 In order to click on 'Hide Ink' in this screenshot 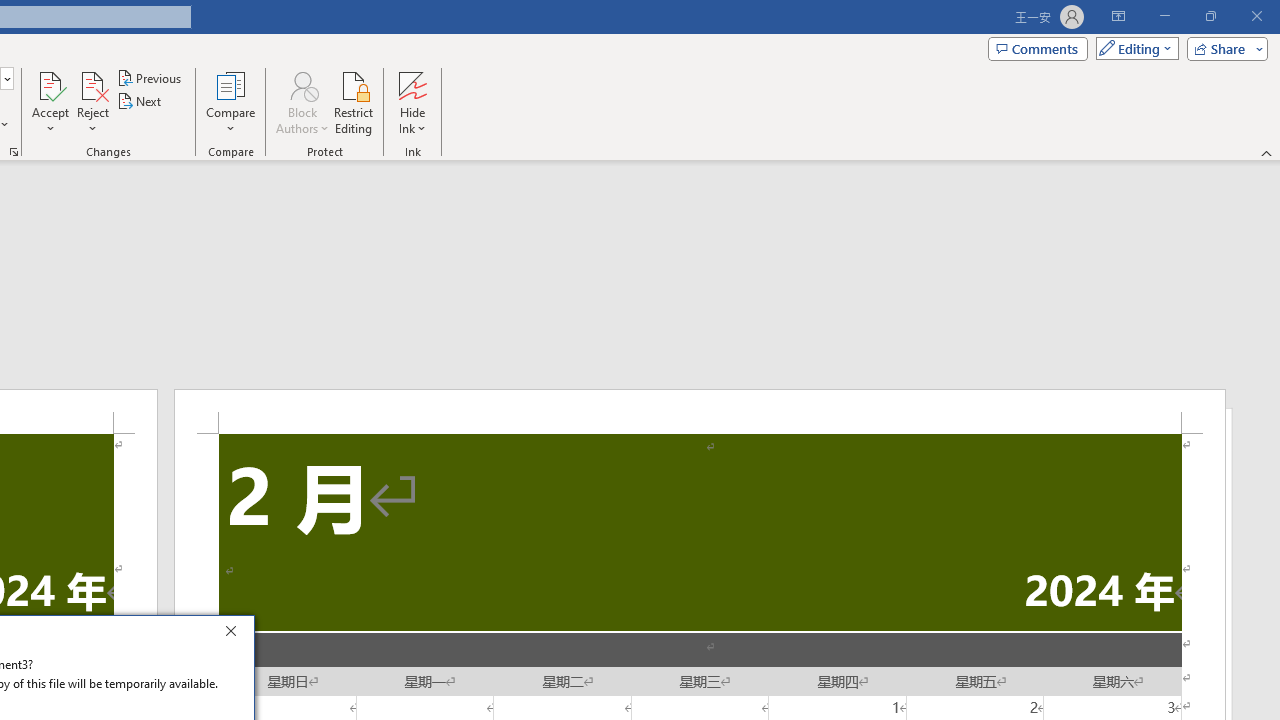, I will do `click(411, 84)`.